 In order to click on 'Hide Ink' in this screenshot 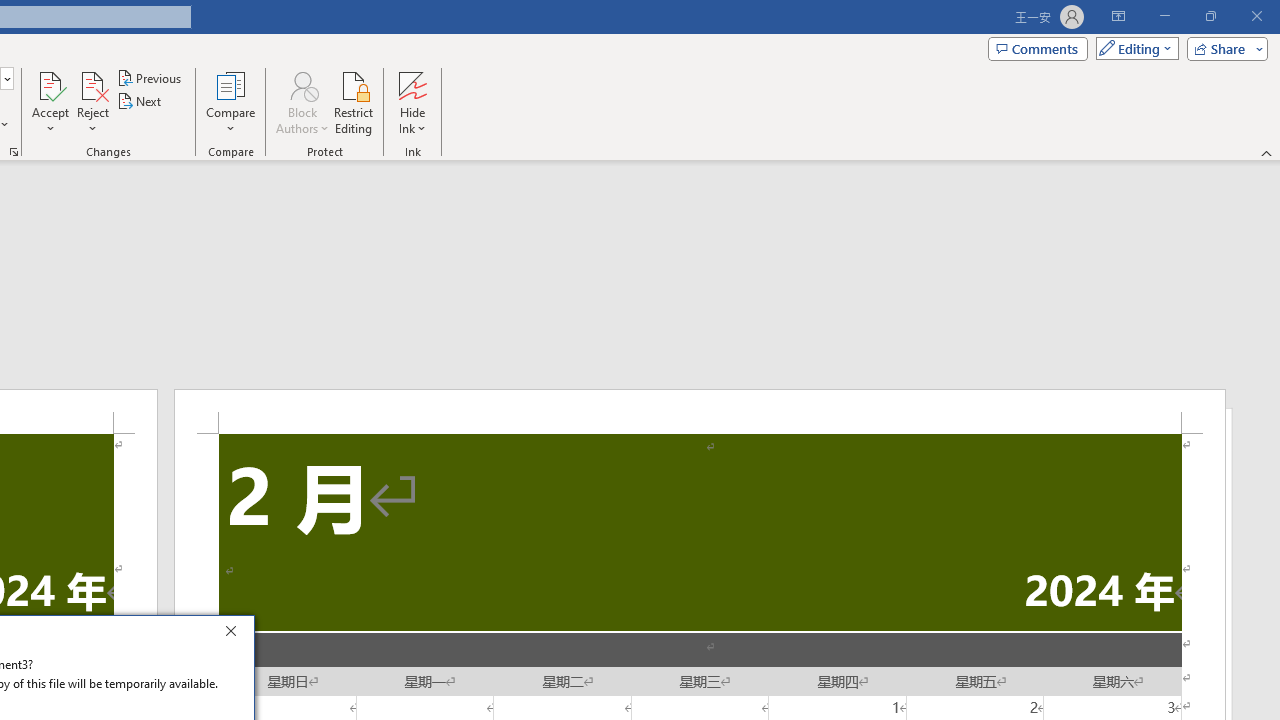, I will do `click(411, 84)`.